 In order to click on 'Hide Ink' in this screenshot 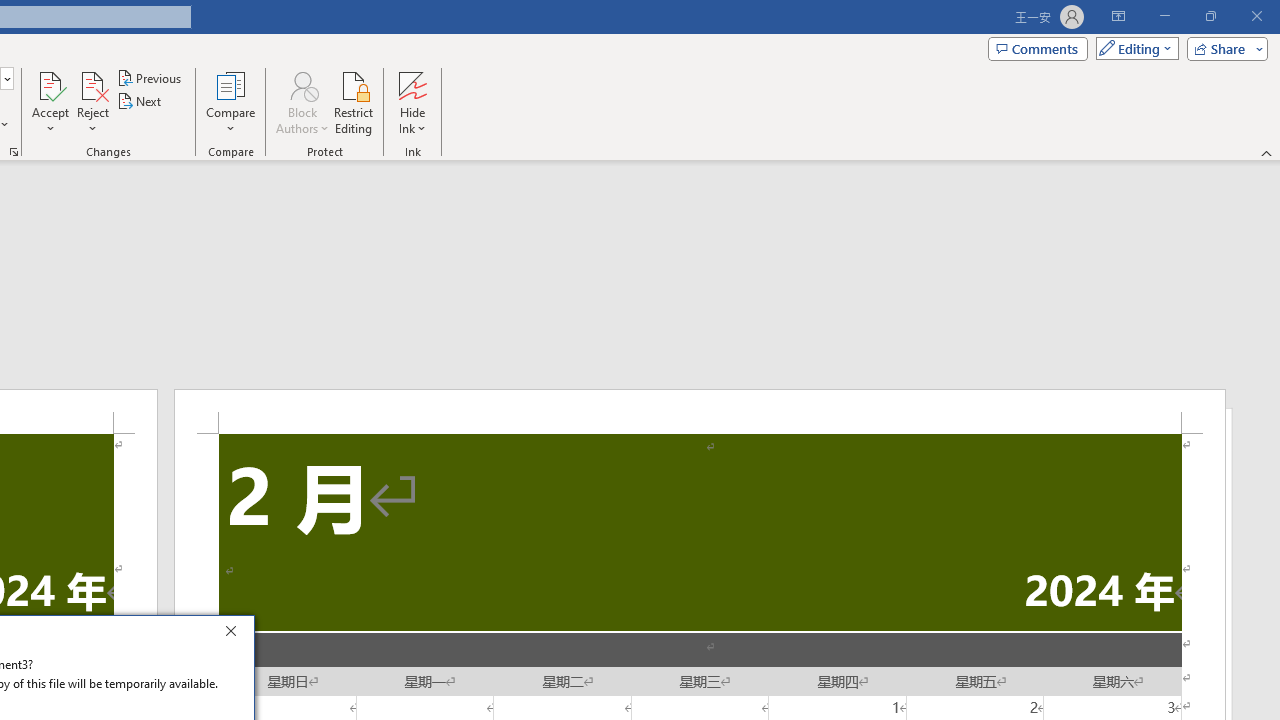, I will do `click(411, 84)`.